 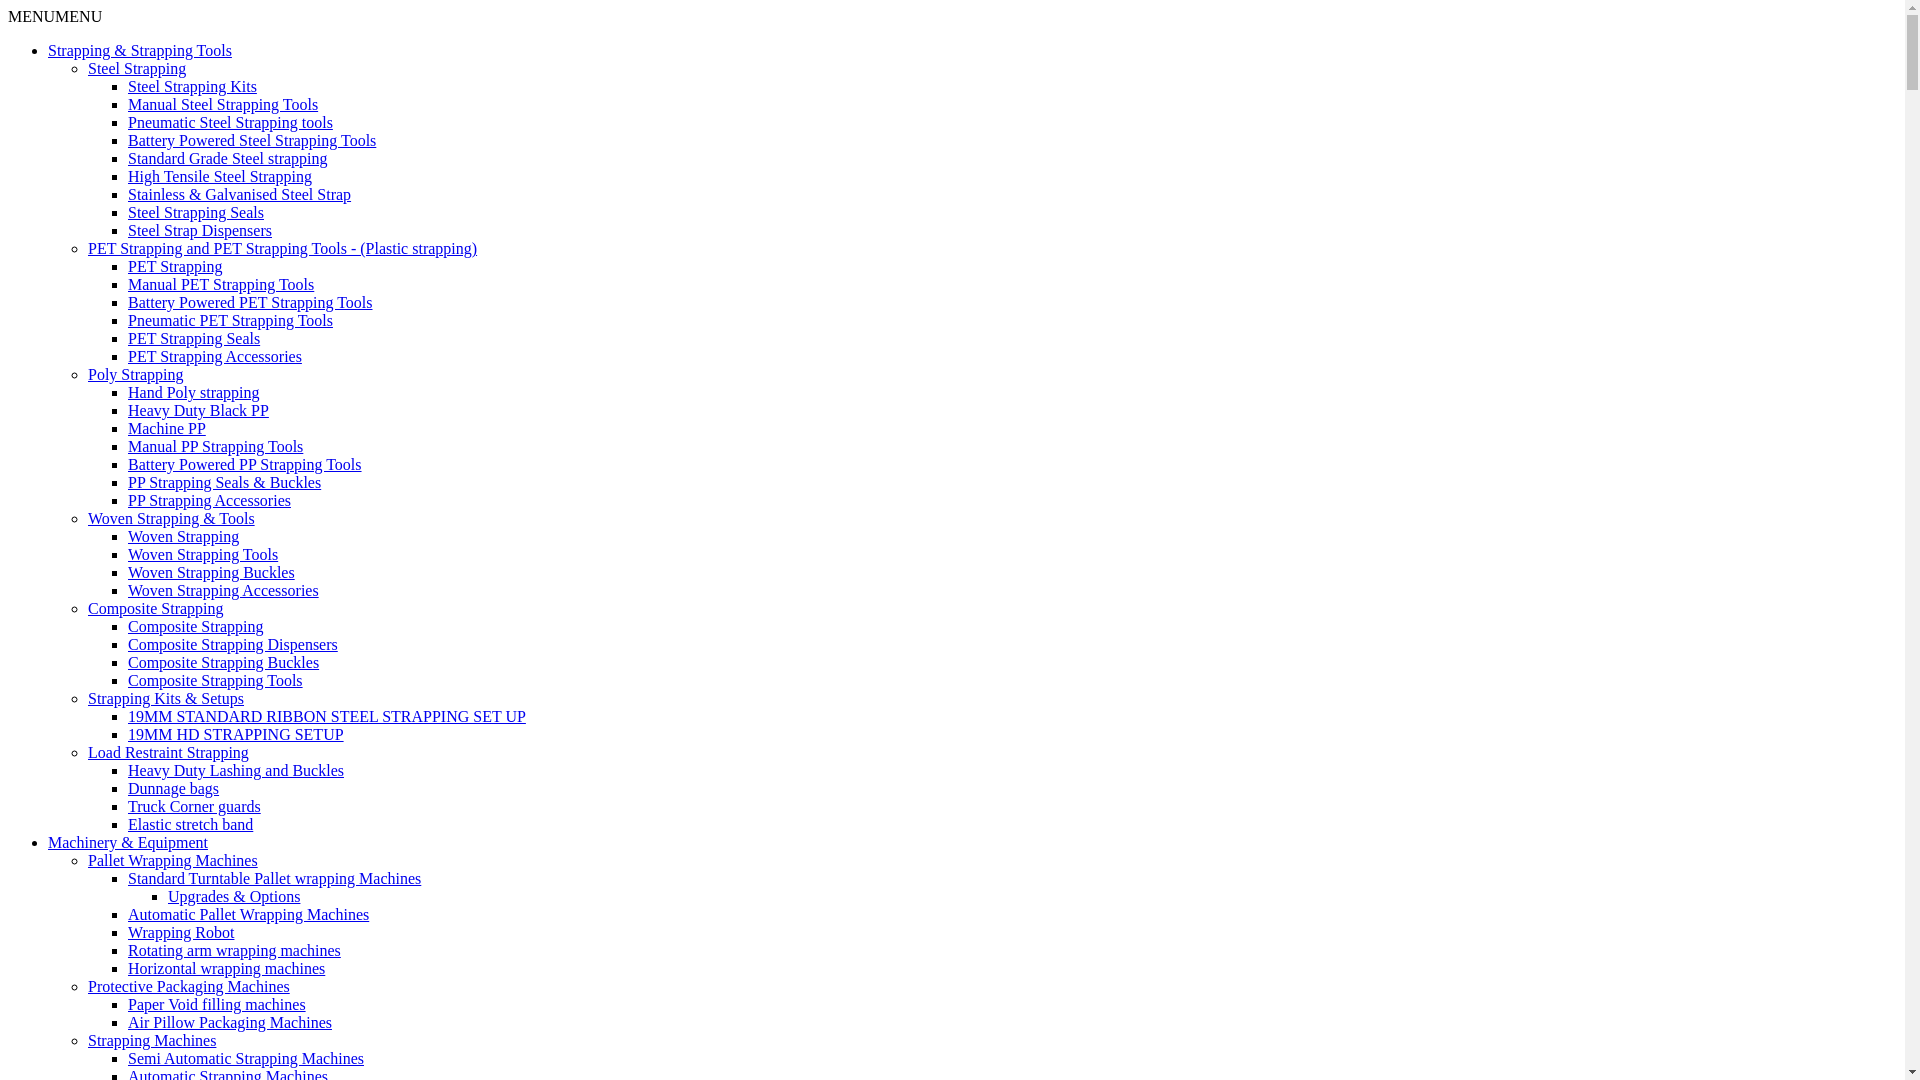 I want to click on 'Strapping Kits & Setups', so click(x=166, y=697).